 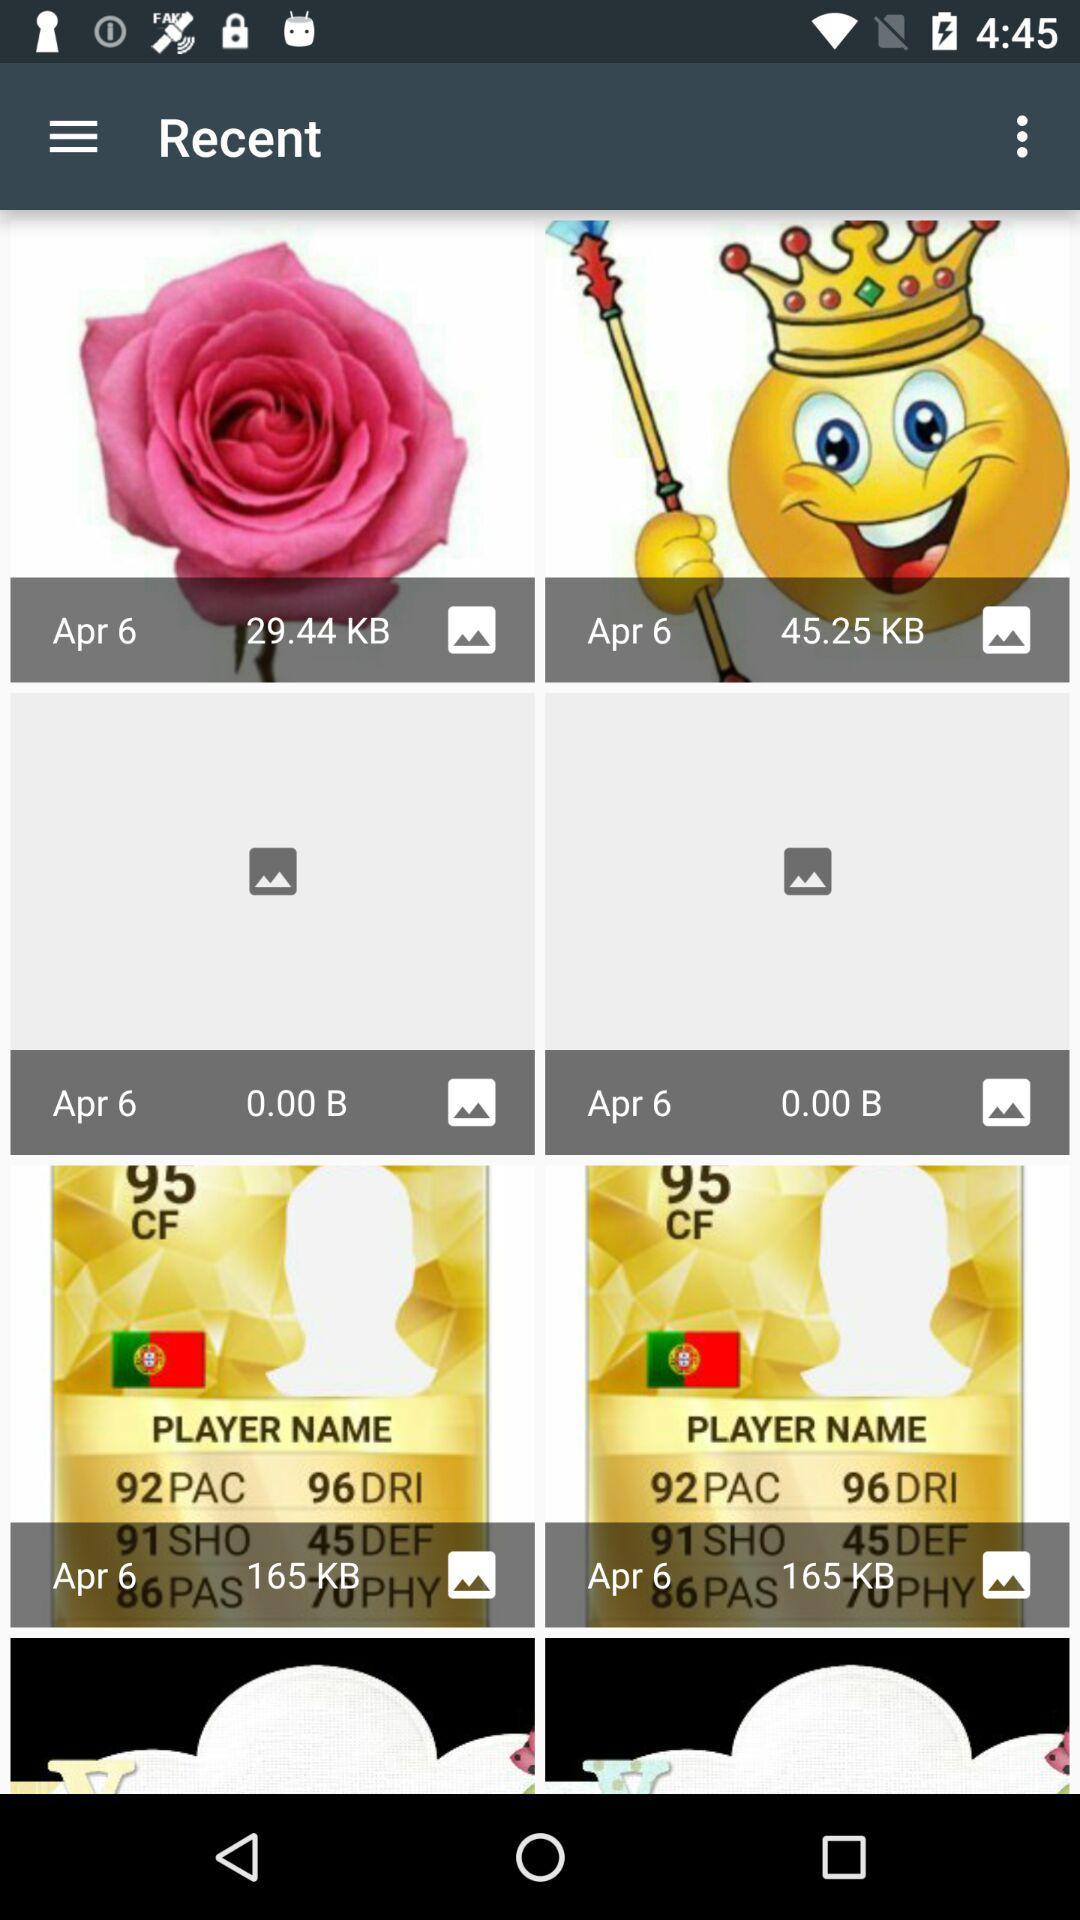 I want to click on item next to the recent app, so click(x=72, y=135).